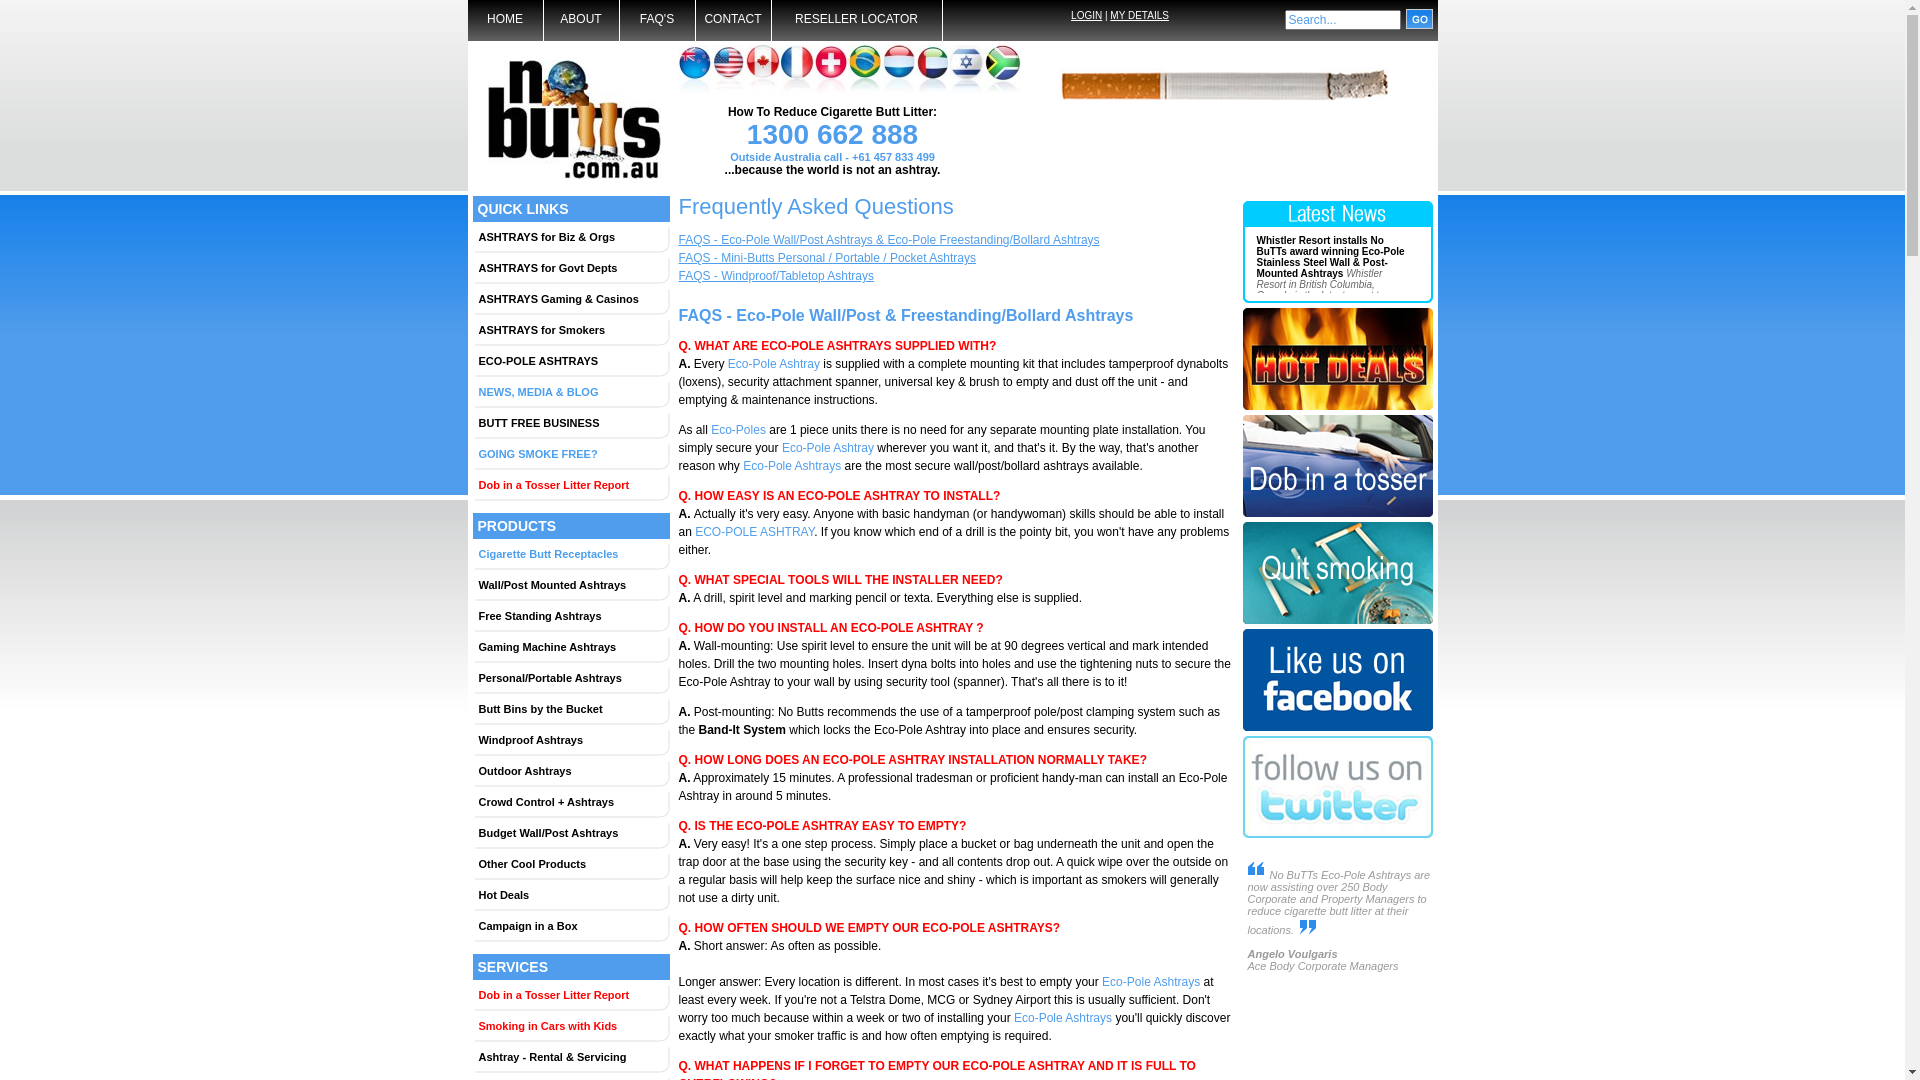  What do you see at coordinates (570, 585) in the screenshot?
I see `'Wall/Post Mounted Ashtrays'` at bounding box center [570, 585].